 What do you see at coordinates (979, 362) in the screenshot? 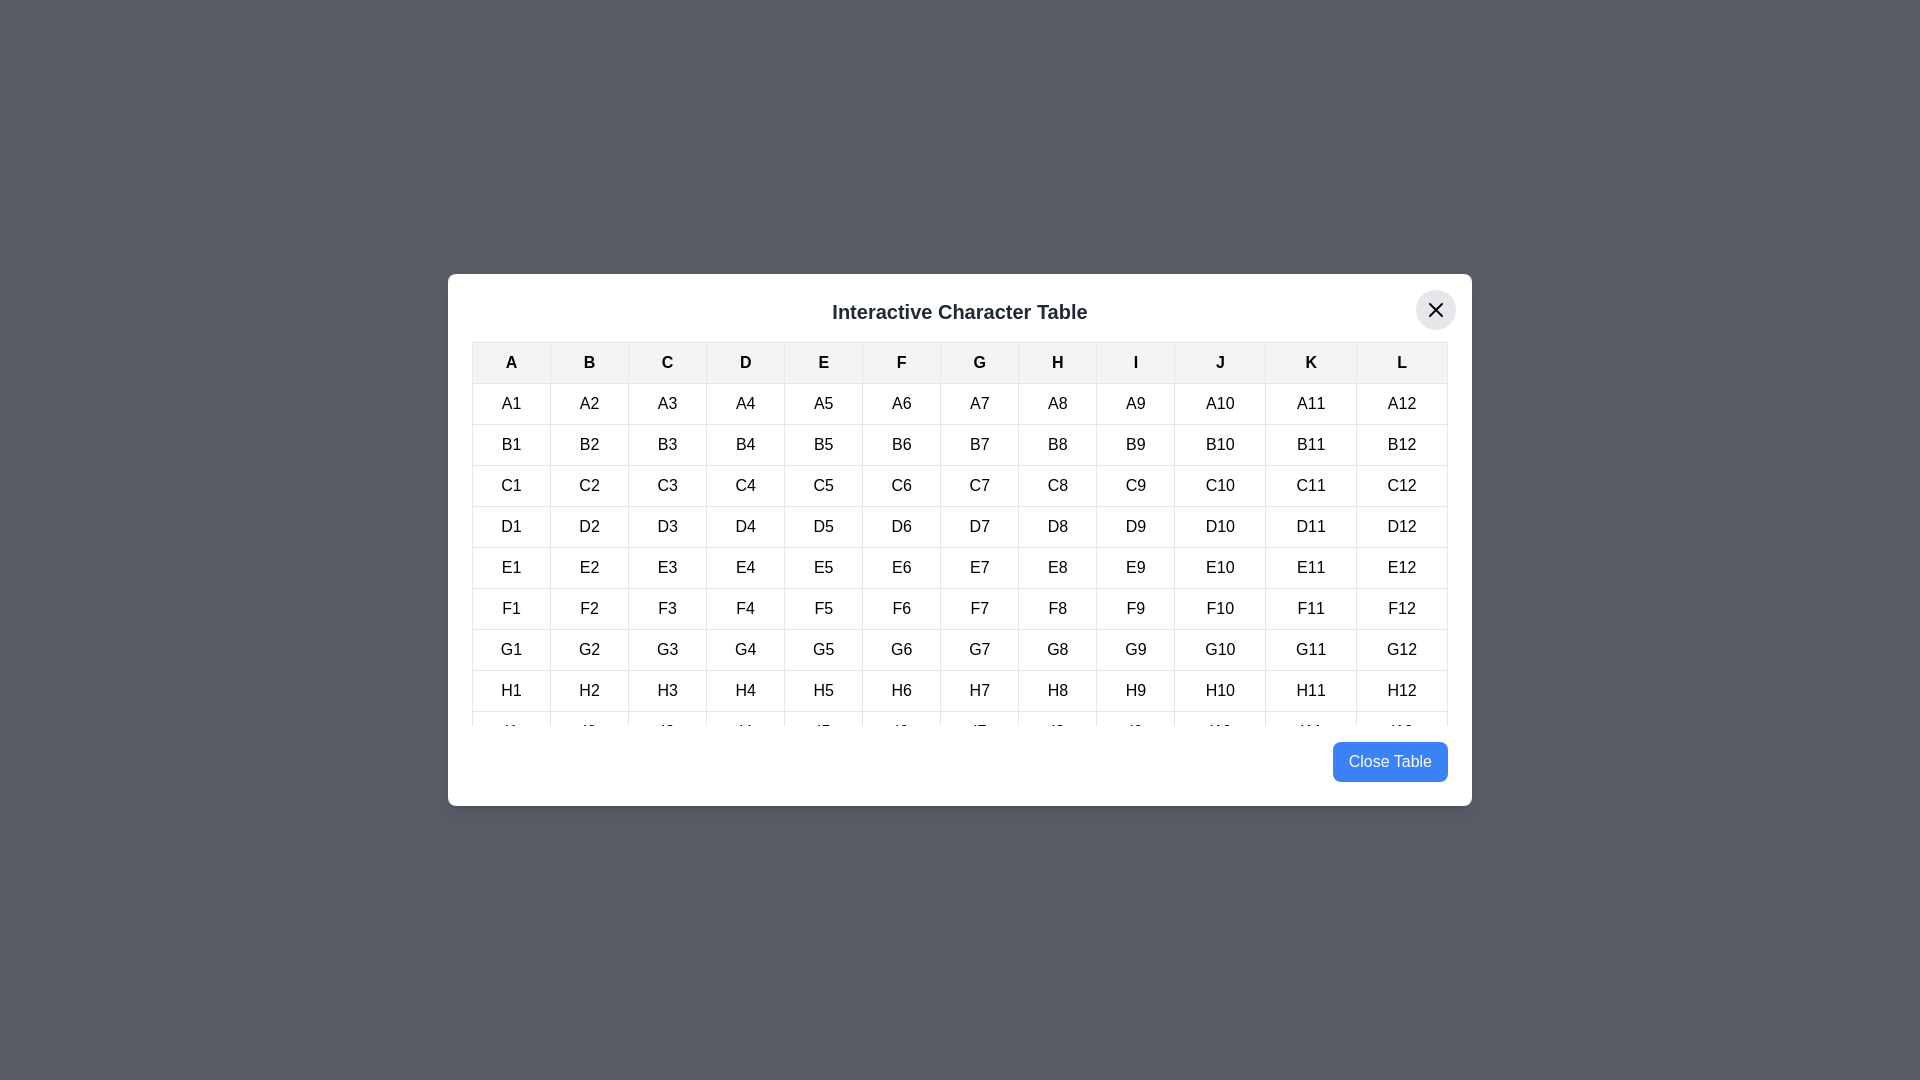
I see `the table header cell labeled G to highlight its column` at bounding box center [979, 362].